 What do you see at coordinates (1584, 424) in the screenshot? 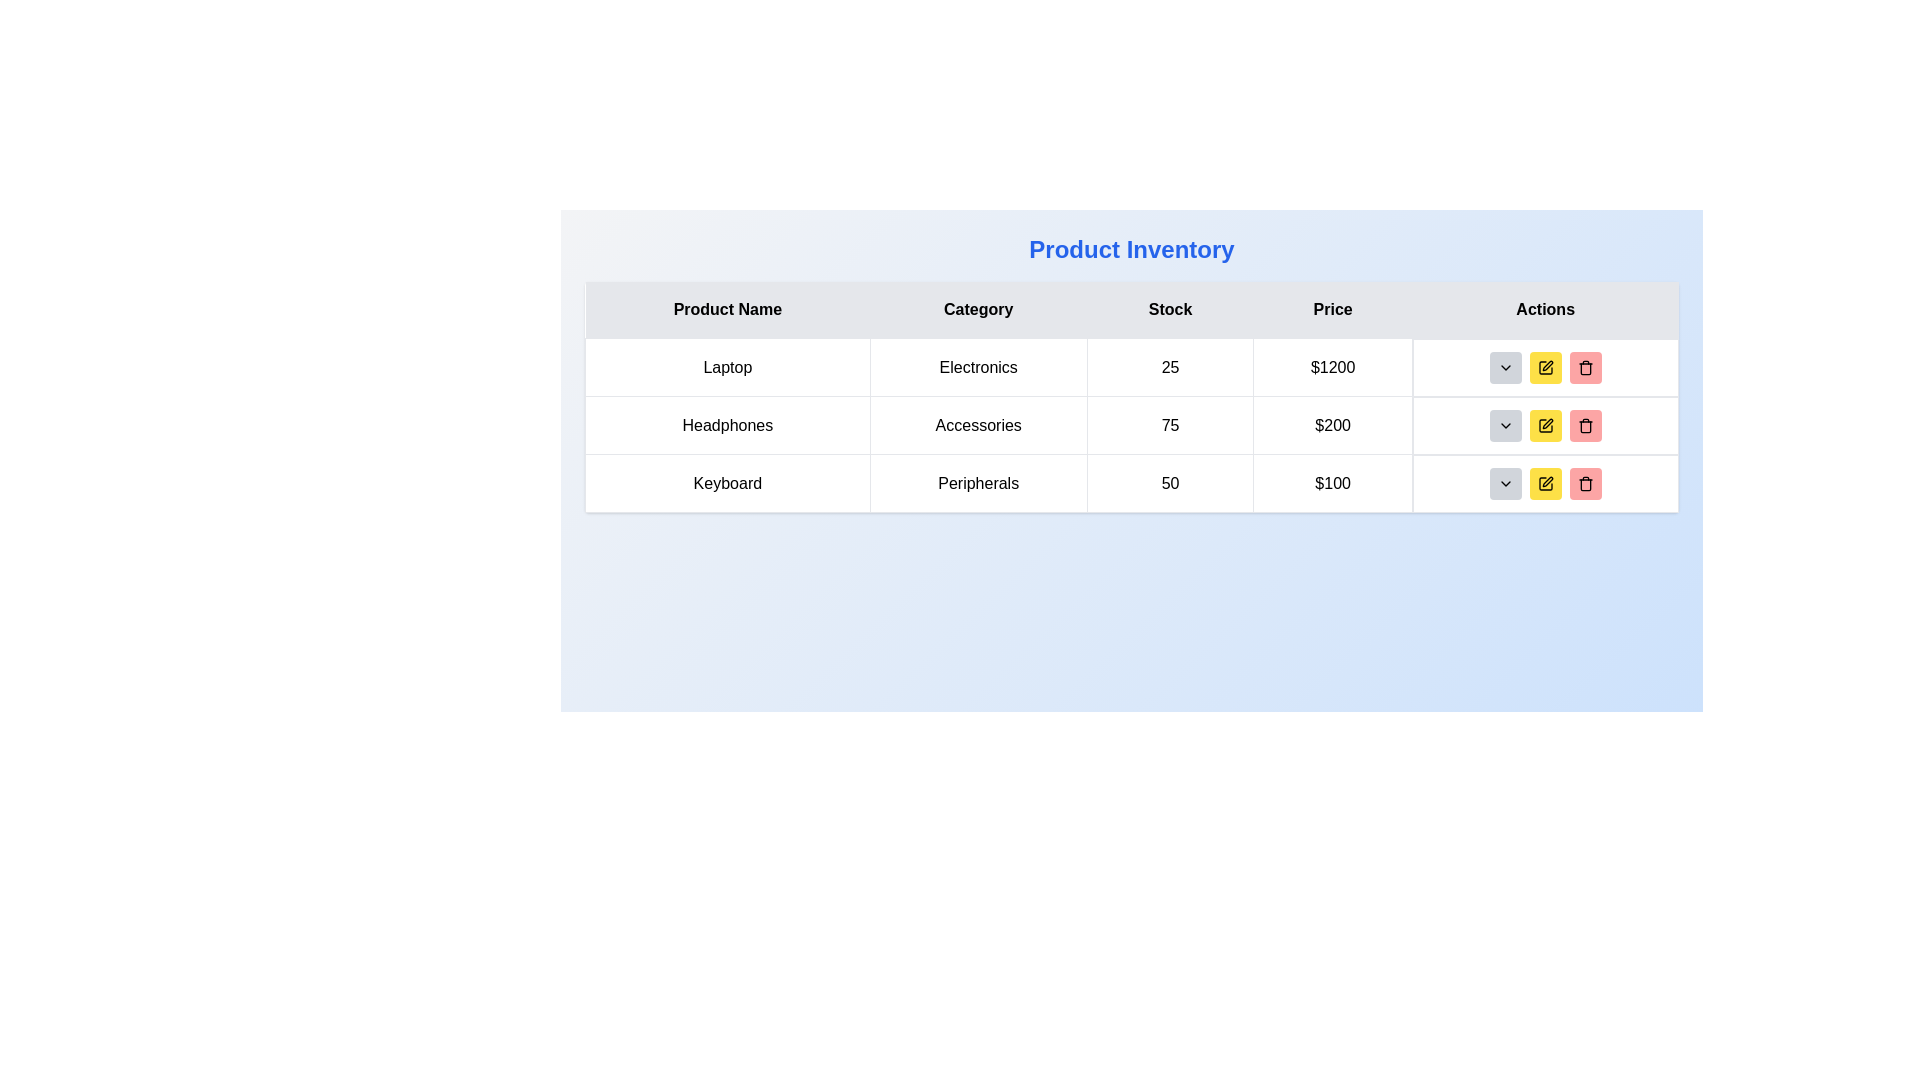
I see `the red button with a black trash can icon located in the 'Actions' column of the second row` at bounding box center [1584, 424].